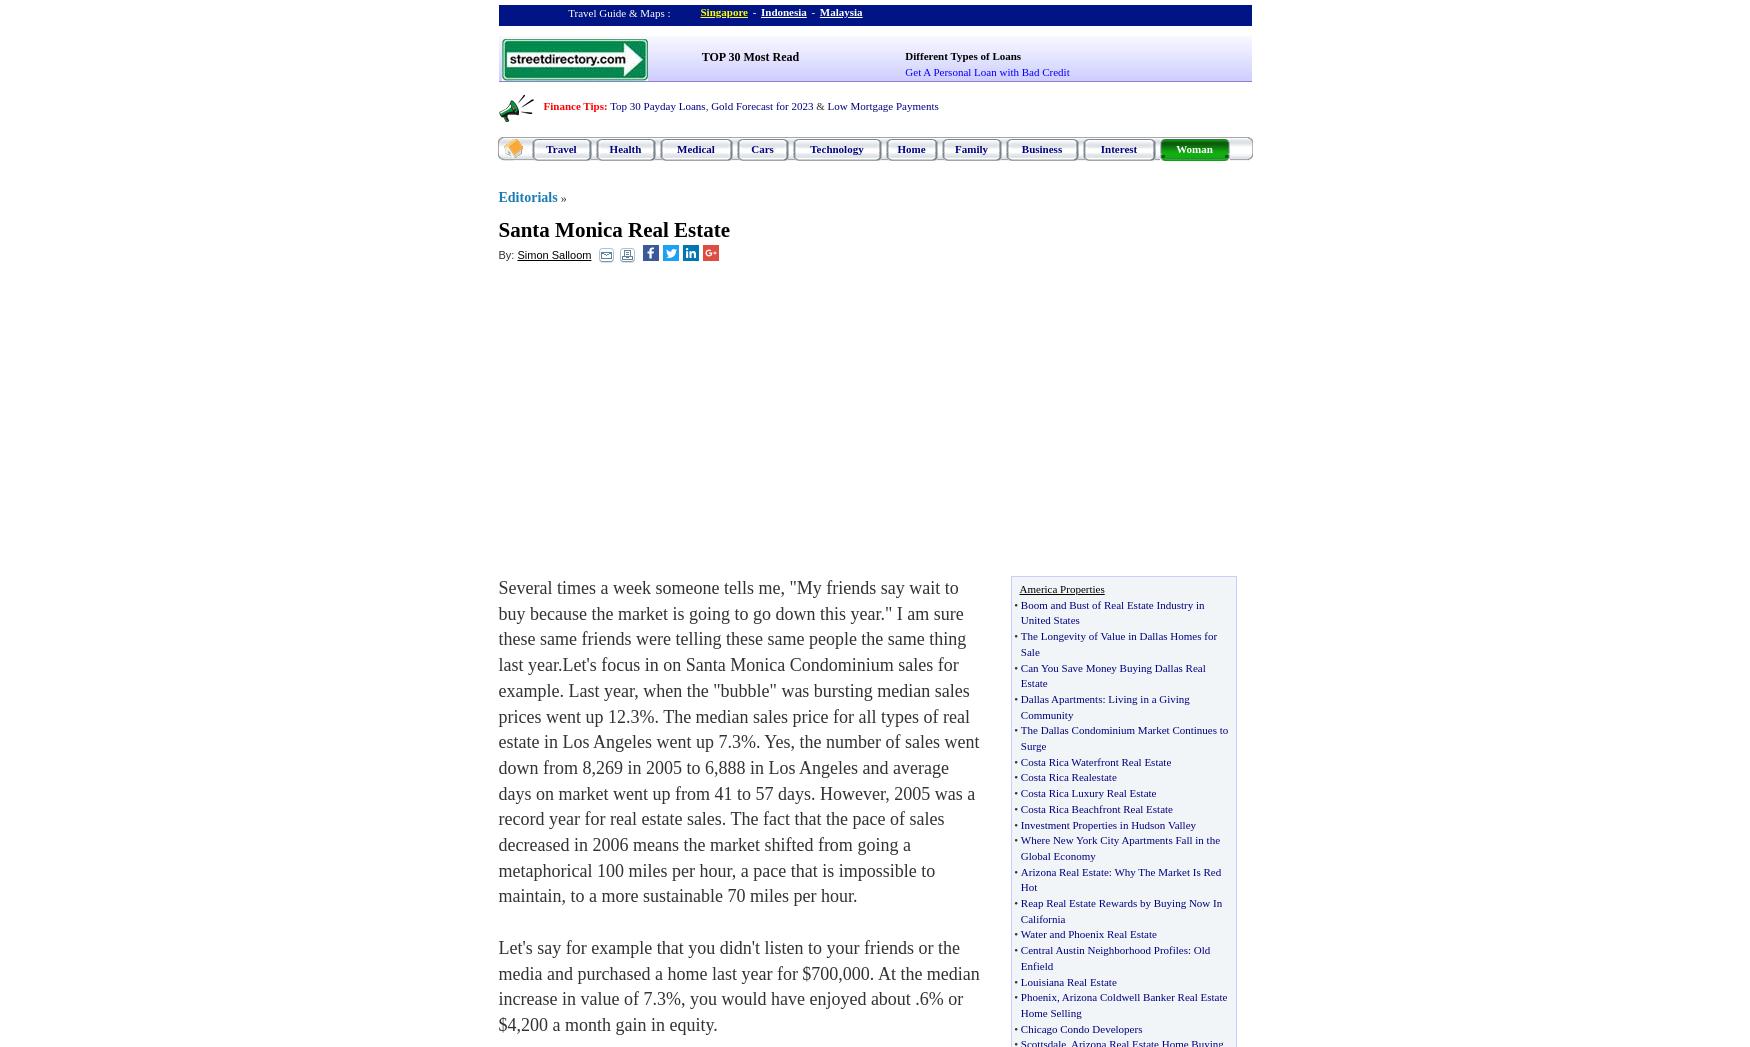  Describe the element at coordinates (910, 148) in the screenshot. I see `'Home'` at that location.